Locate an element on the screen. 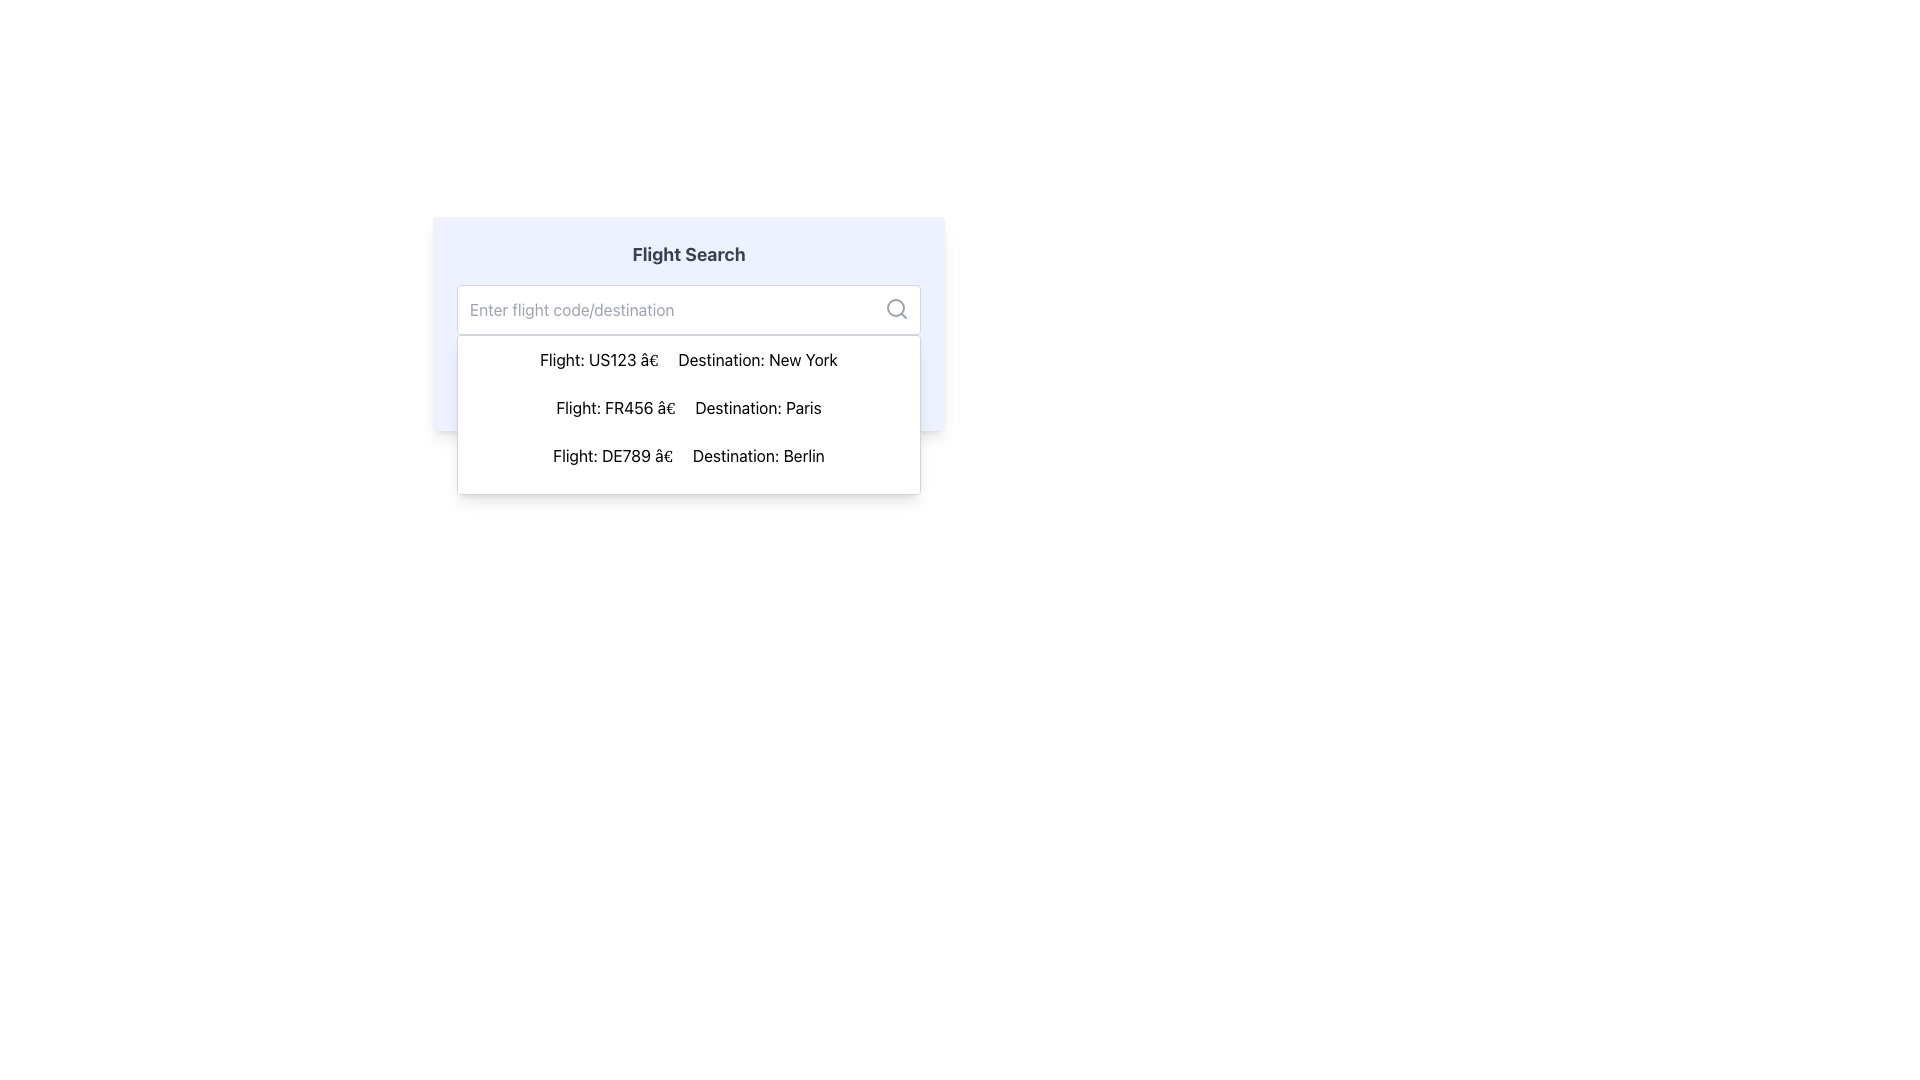 The height and width of the screenshot is (1080, 1920). the second list item displaying flight information in the dropdown list is located at coordinates (689, 407).